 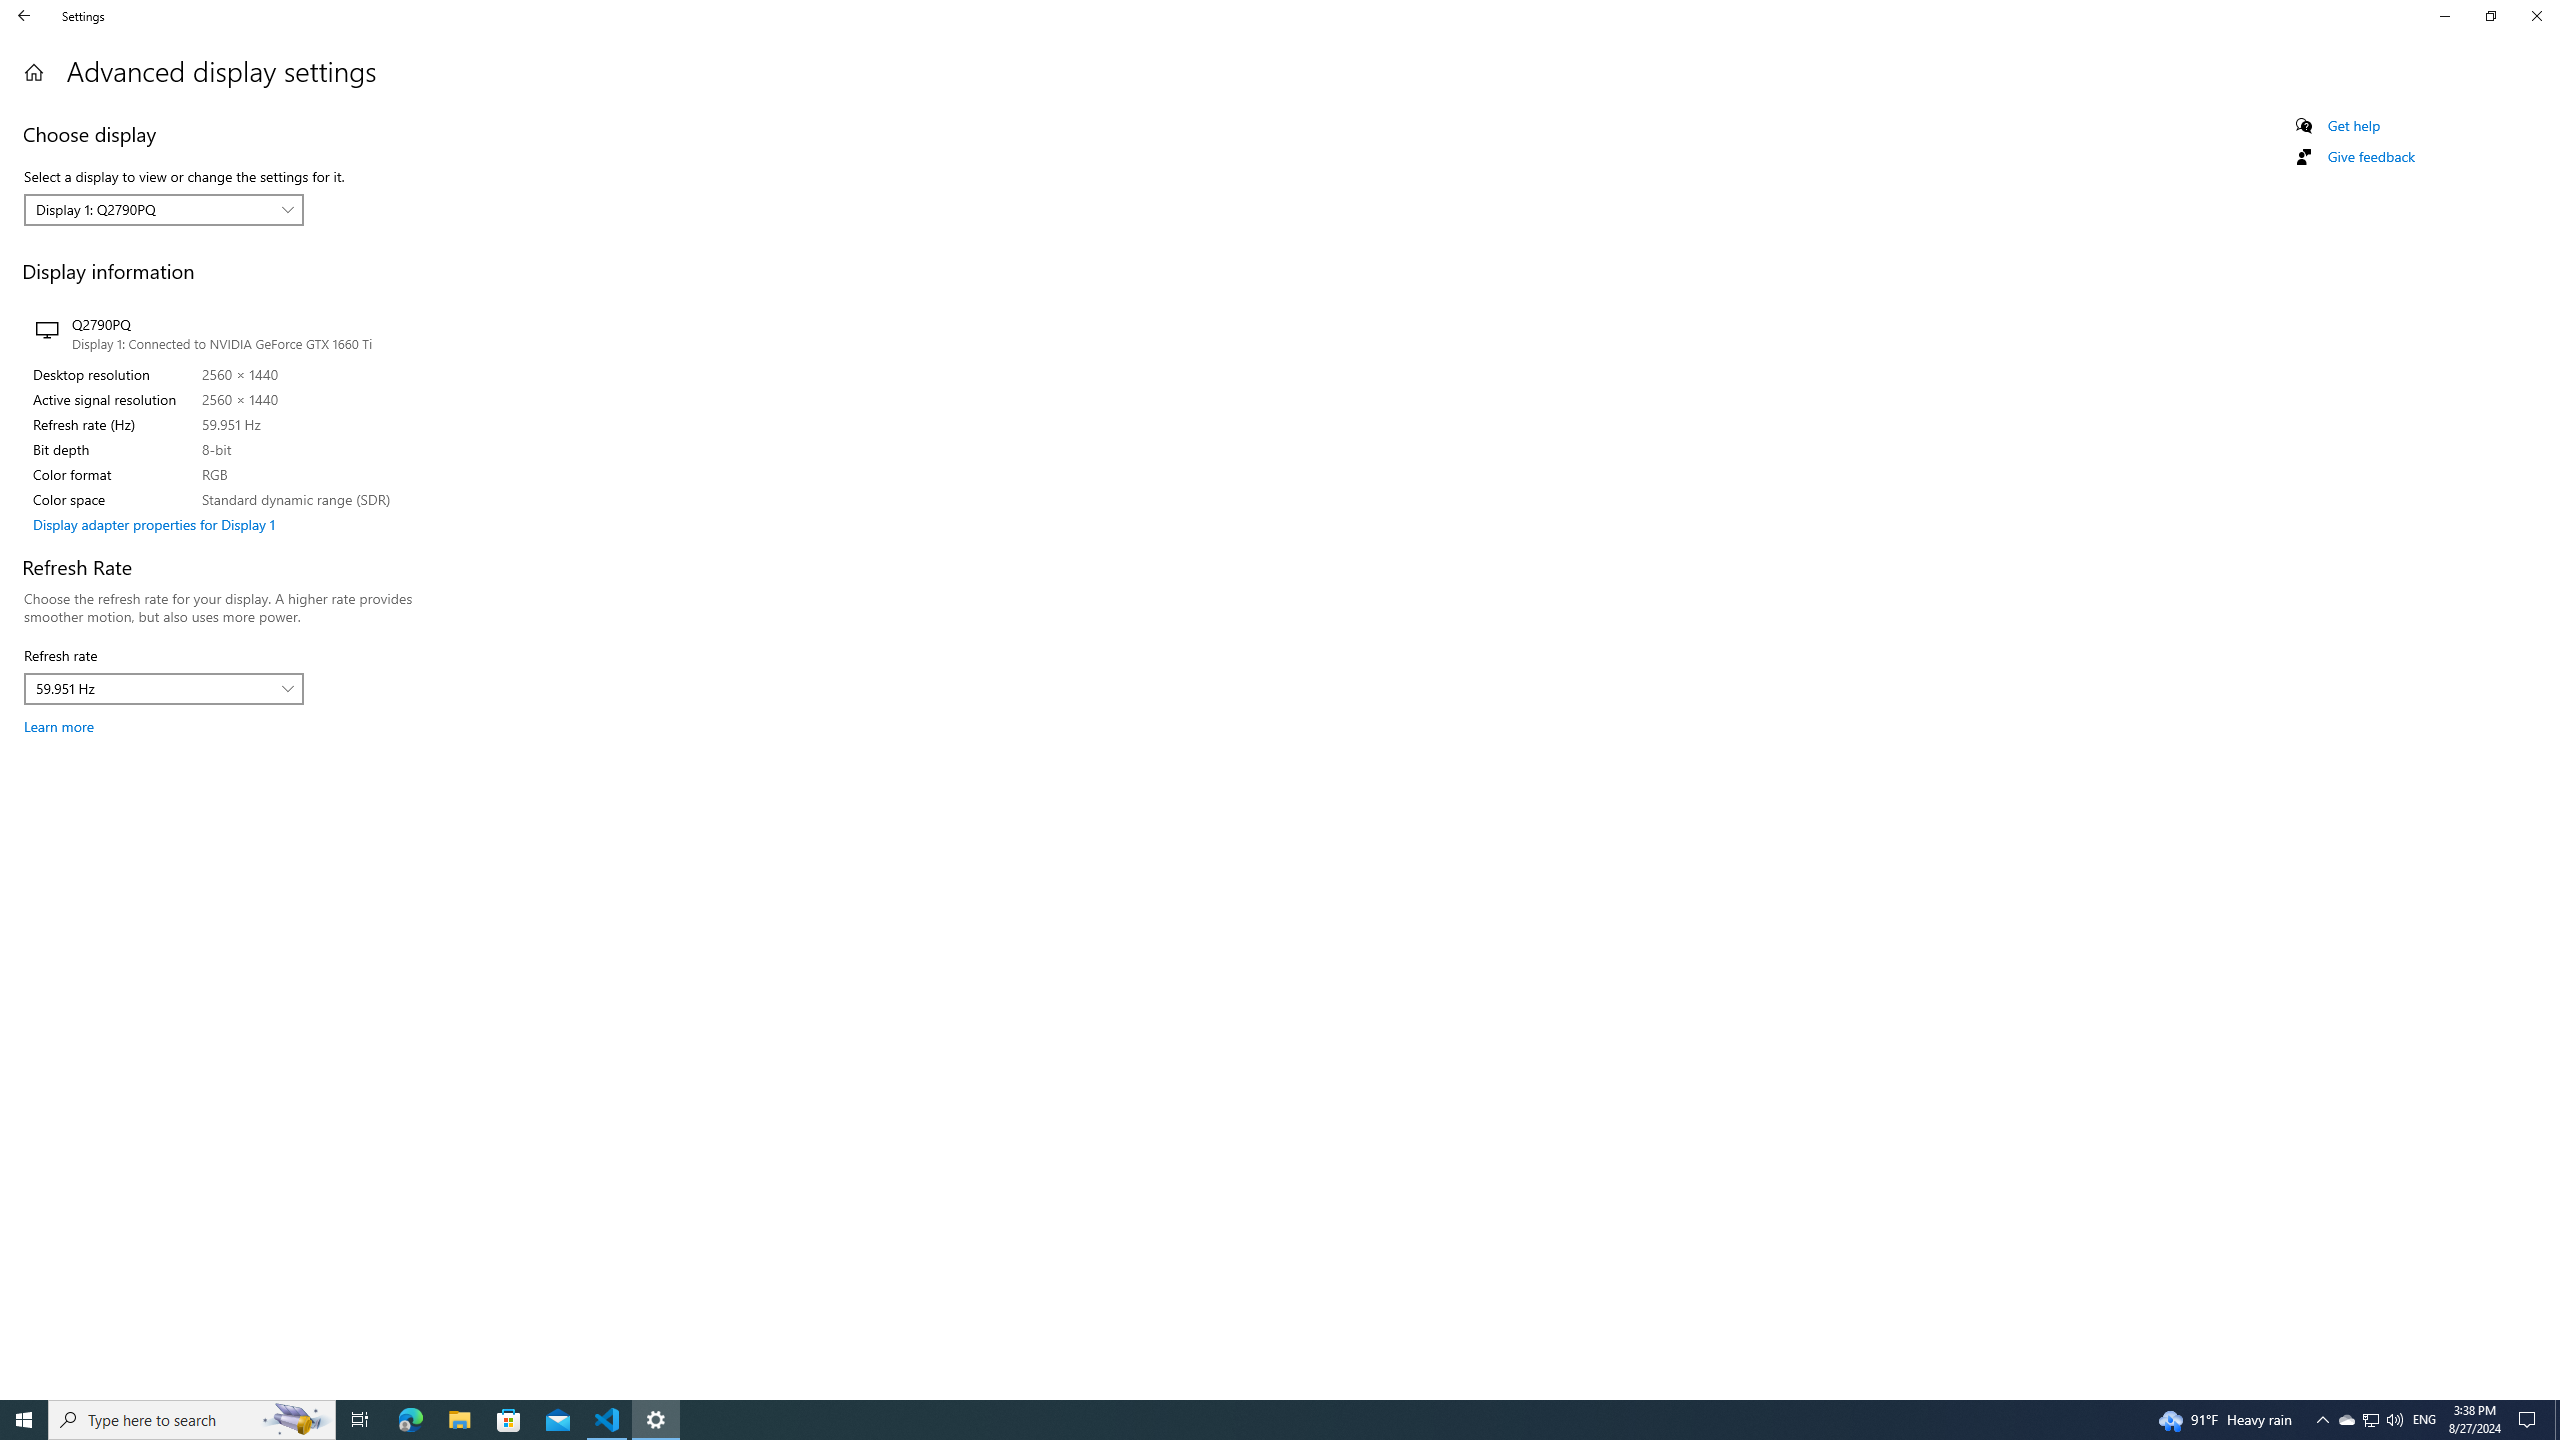 What do you see at coordinates (656, 1418) in the screenshot?
I see `'Settings - 1 running window'` at bounding box center [656, 1418].